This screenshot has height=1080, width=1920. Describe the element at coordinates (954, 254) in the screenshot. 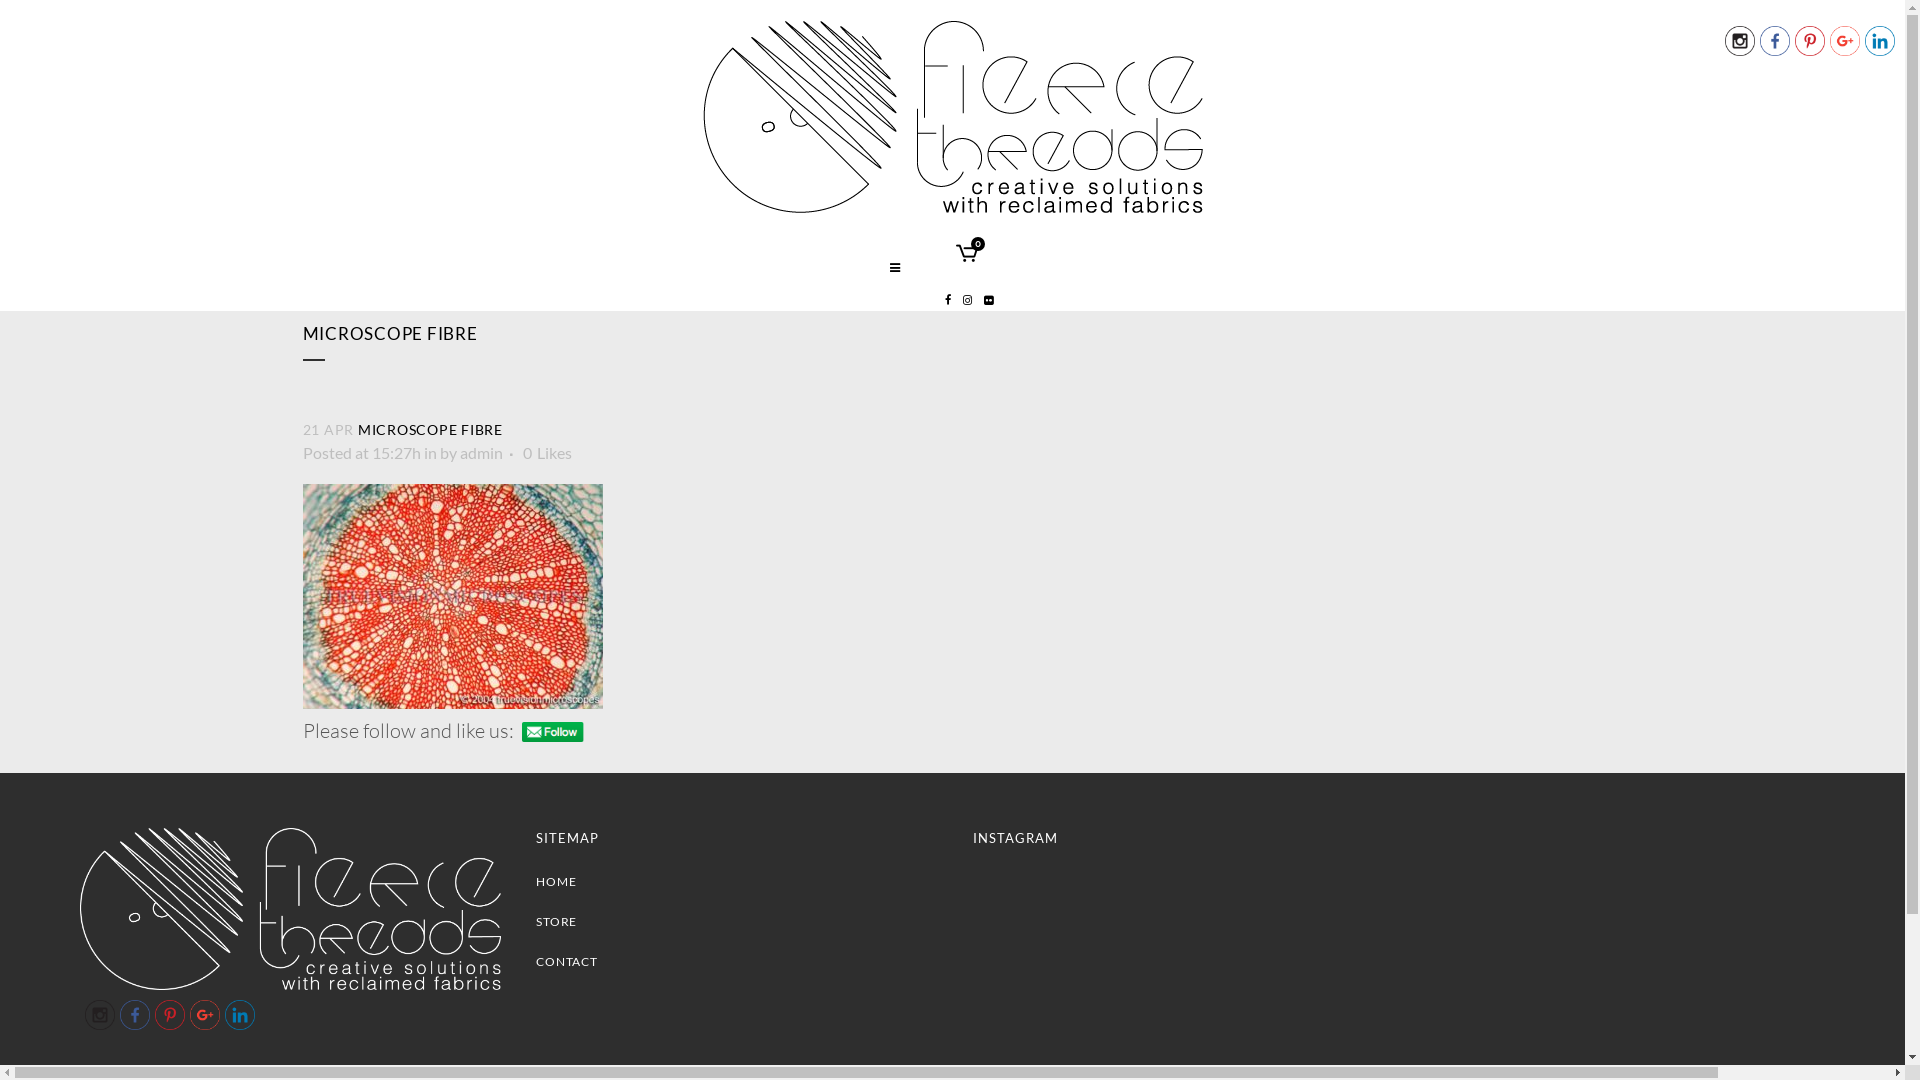

I see `'0'` at that location.